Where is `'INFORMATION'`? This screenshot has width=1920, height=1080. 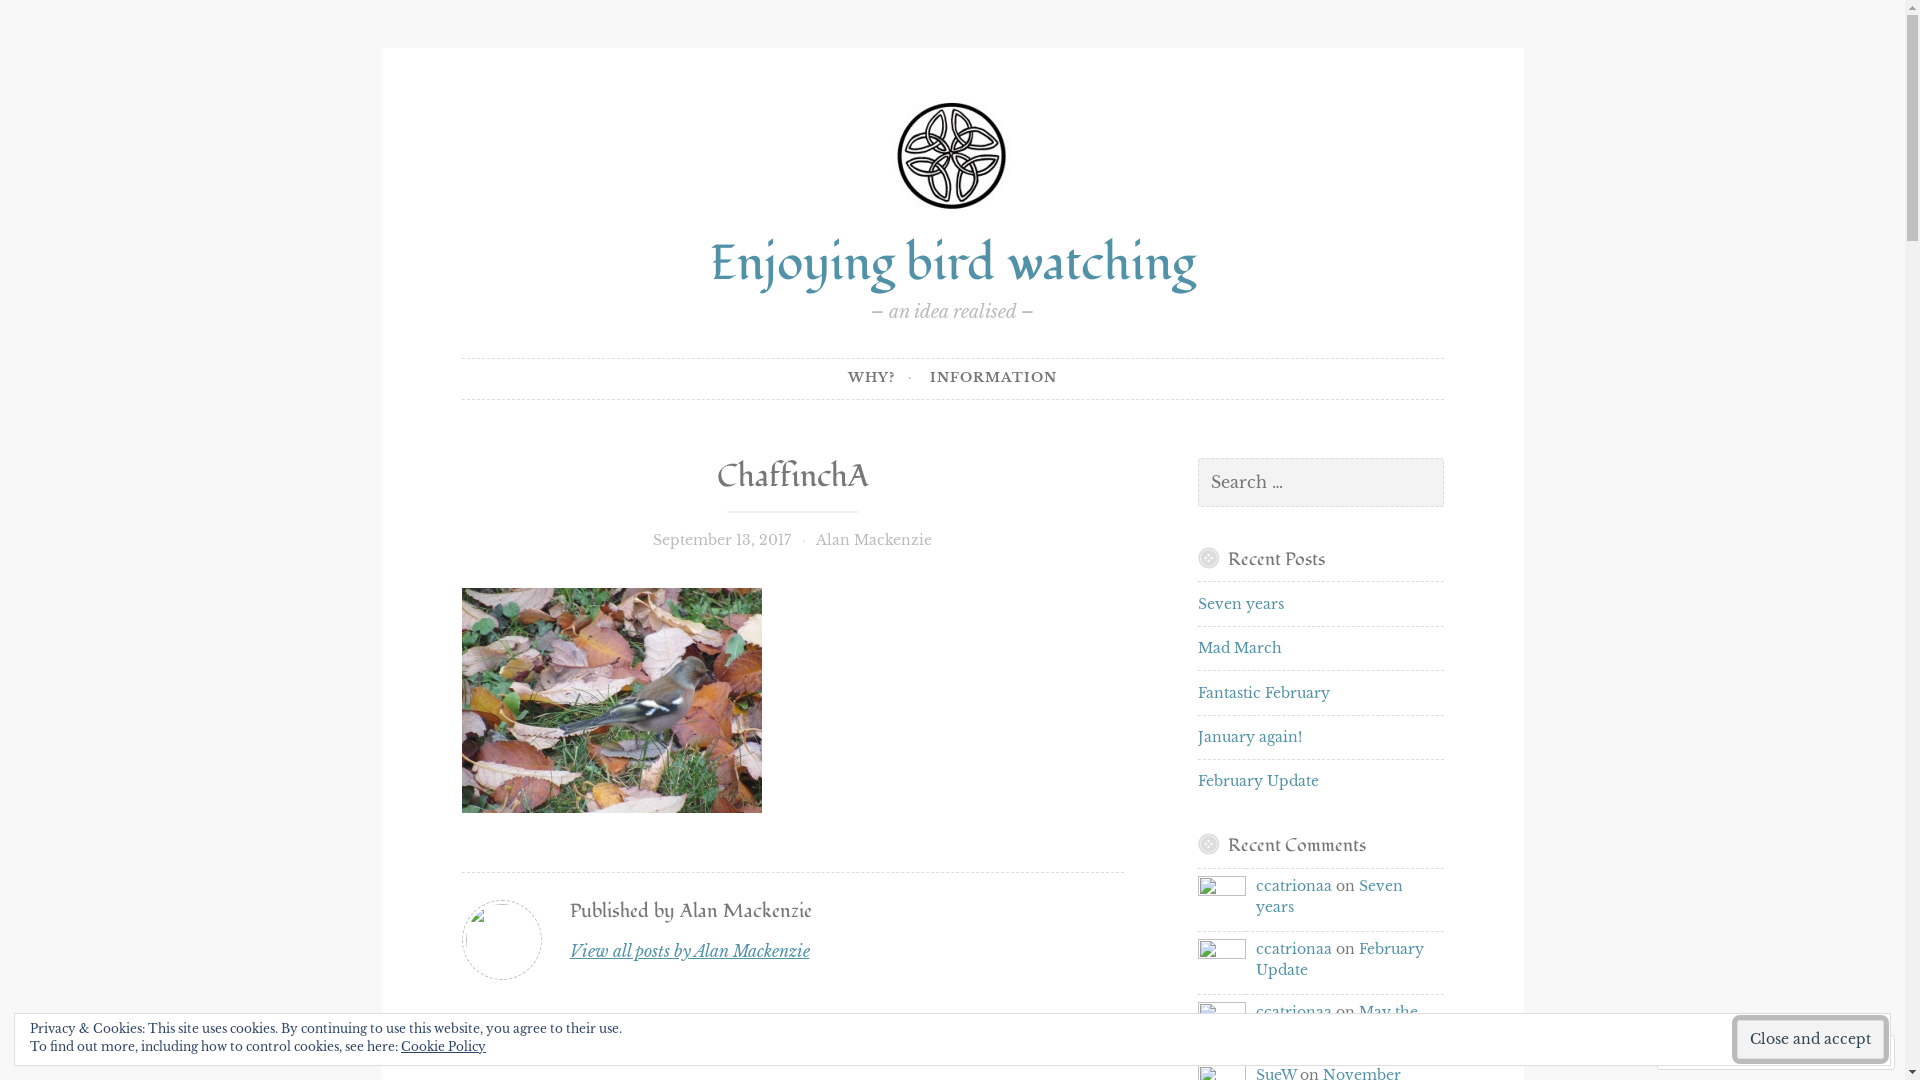
'INFORMATION' is located at coordinates (993, 378).